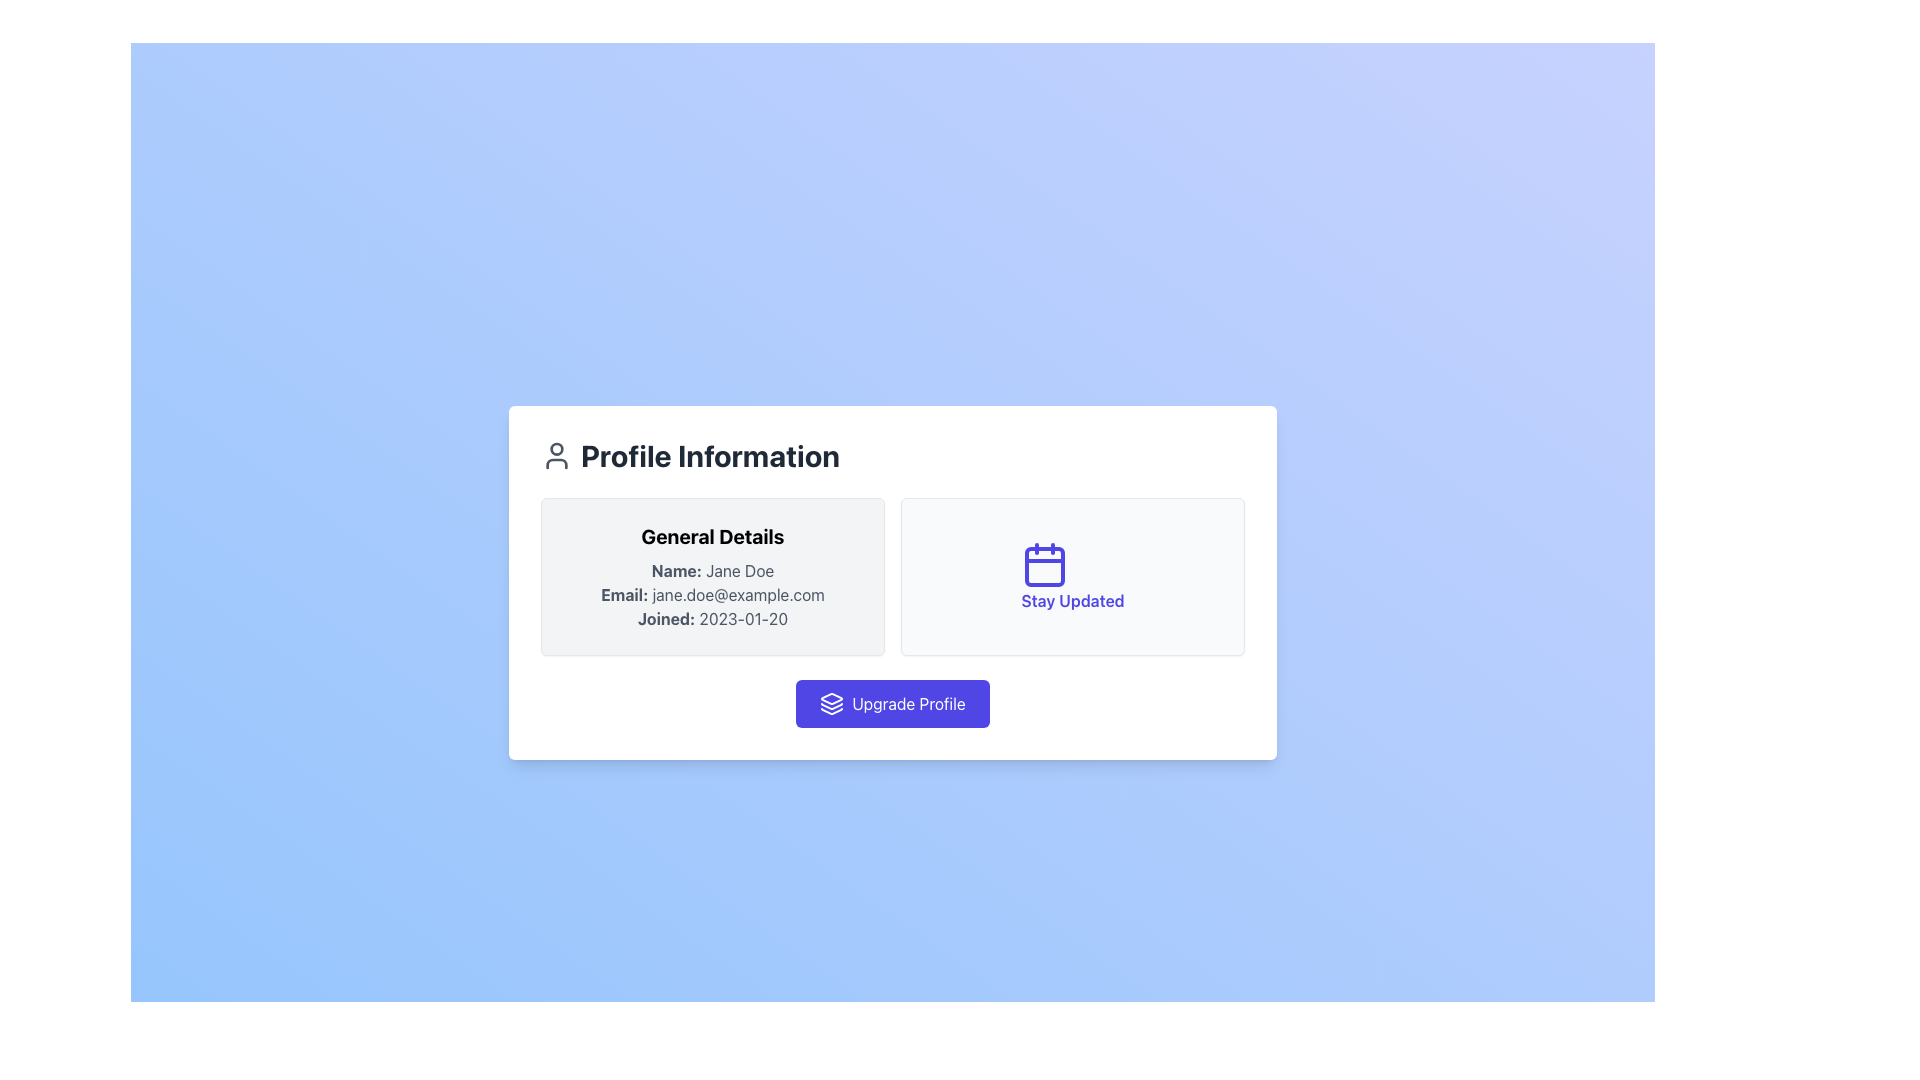 The image size is (1920, 1080). I want to click on the Label element displaying 'Email:' in bold dark gray font, located in the 'General Details' section, so click(623, 593).